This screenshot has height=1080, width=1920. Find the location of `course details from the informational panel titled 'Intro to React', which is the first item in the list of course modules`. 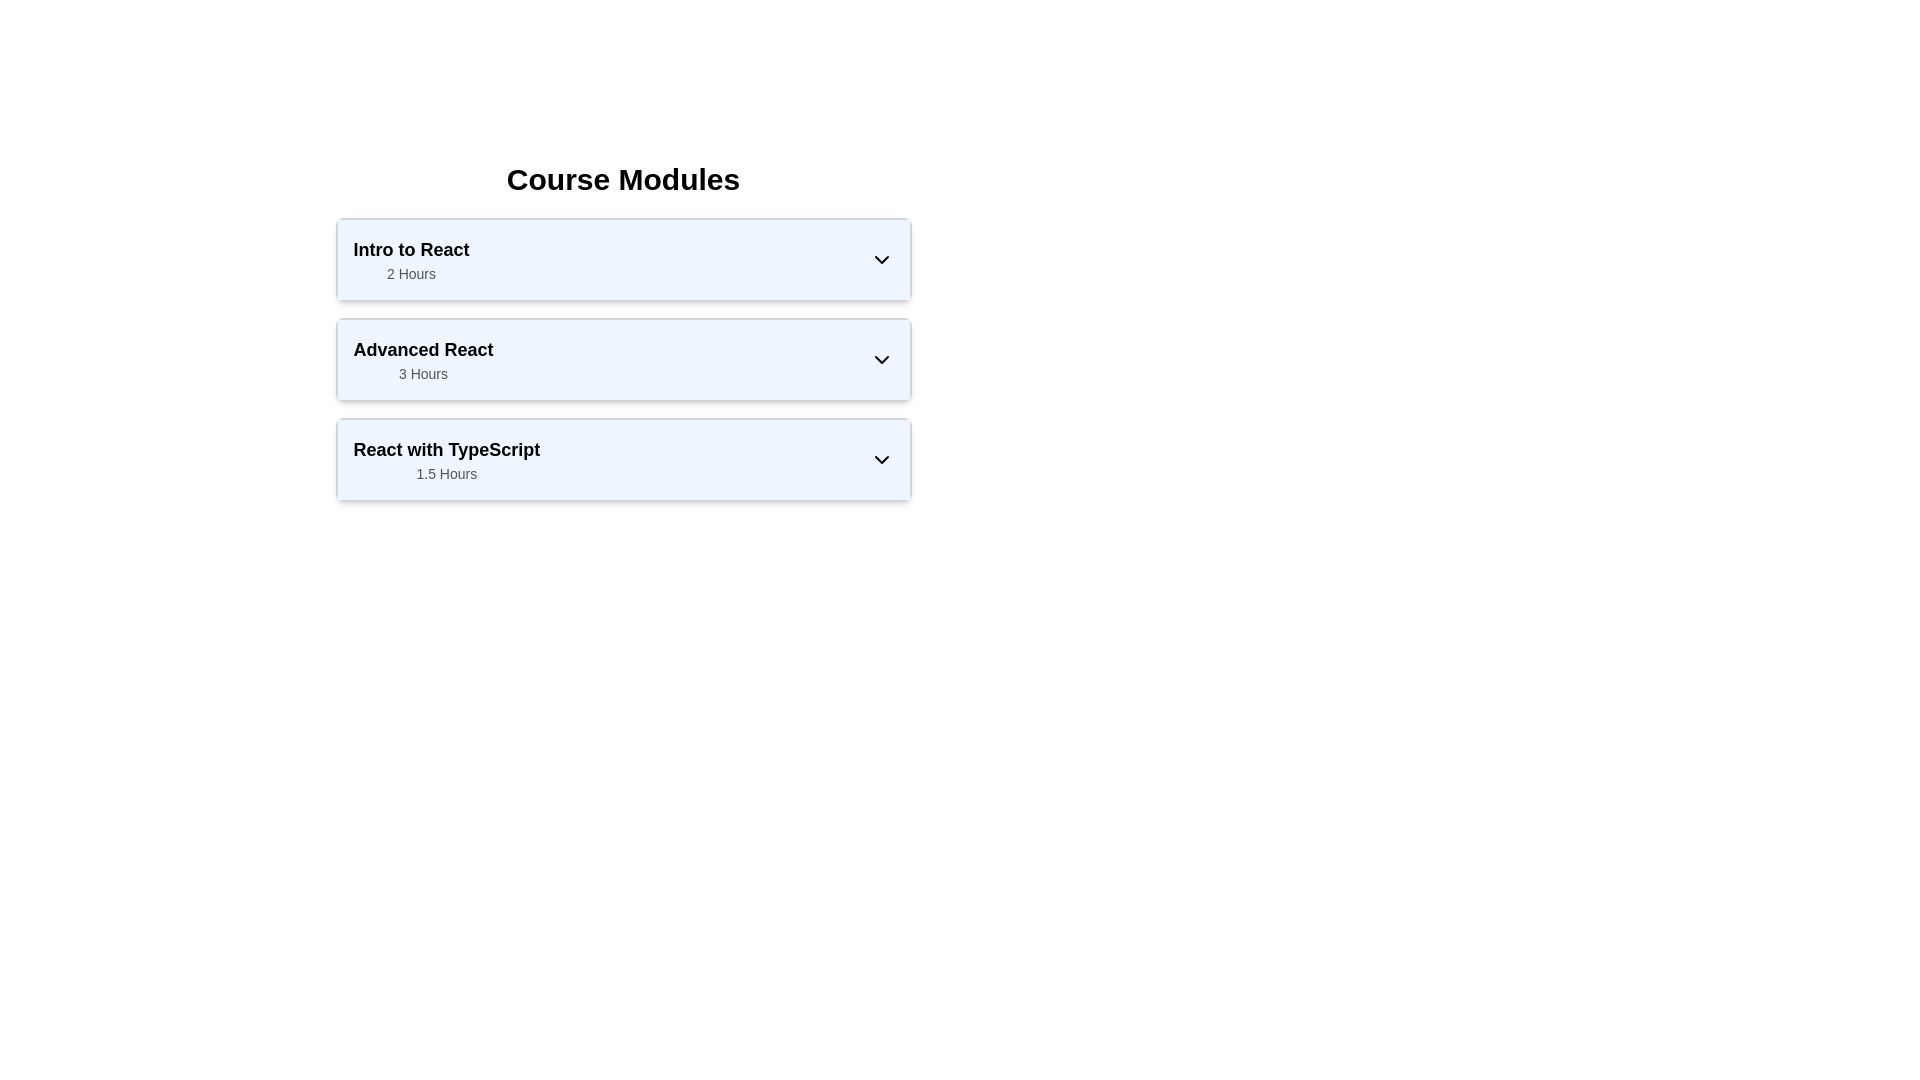

course details from the informational panel titled 'Intro to React', which is the first item in the list of course modules is located at coordinates (622, 258).